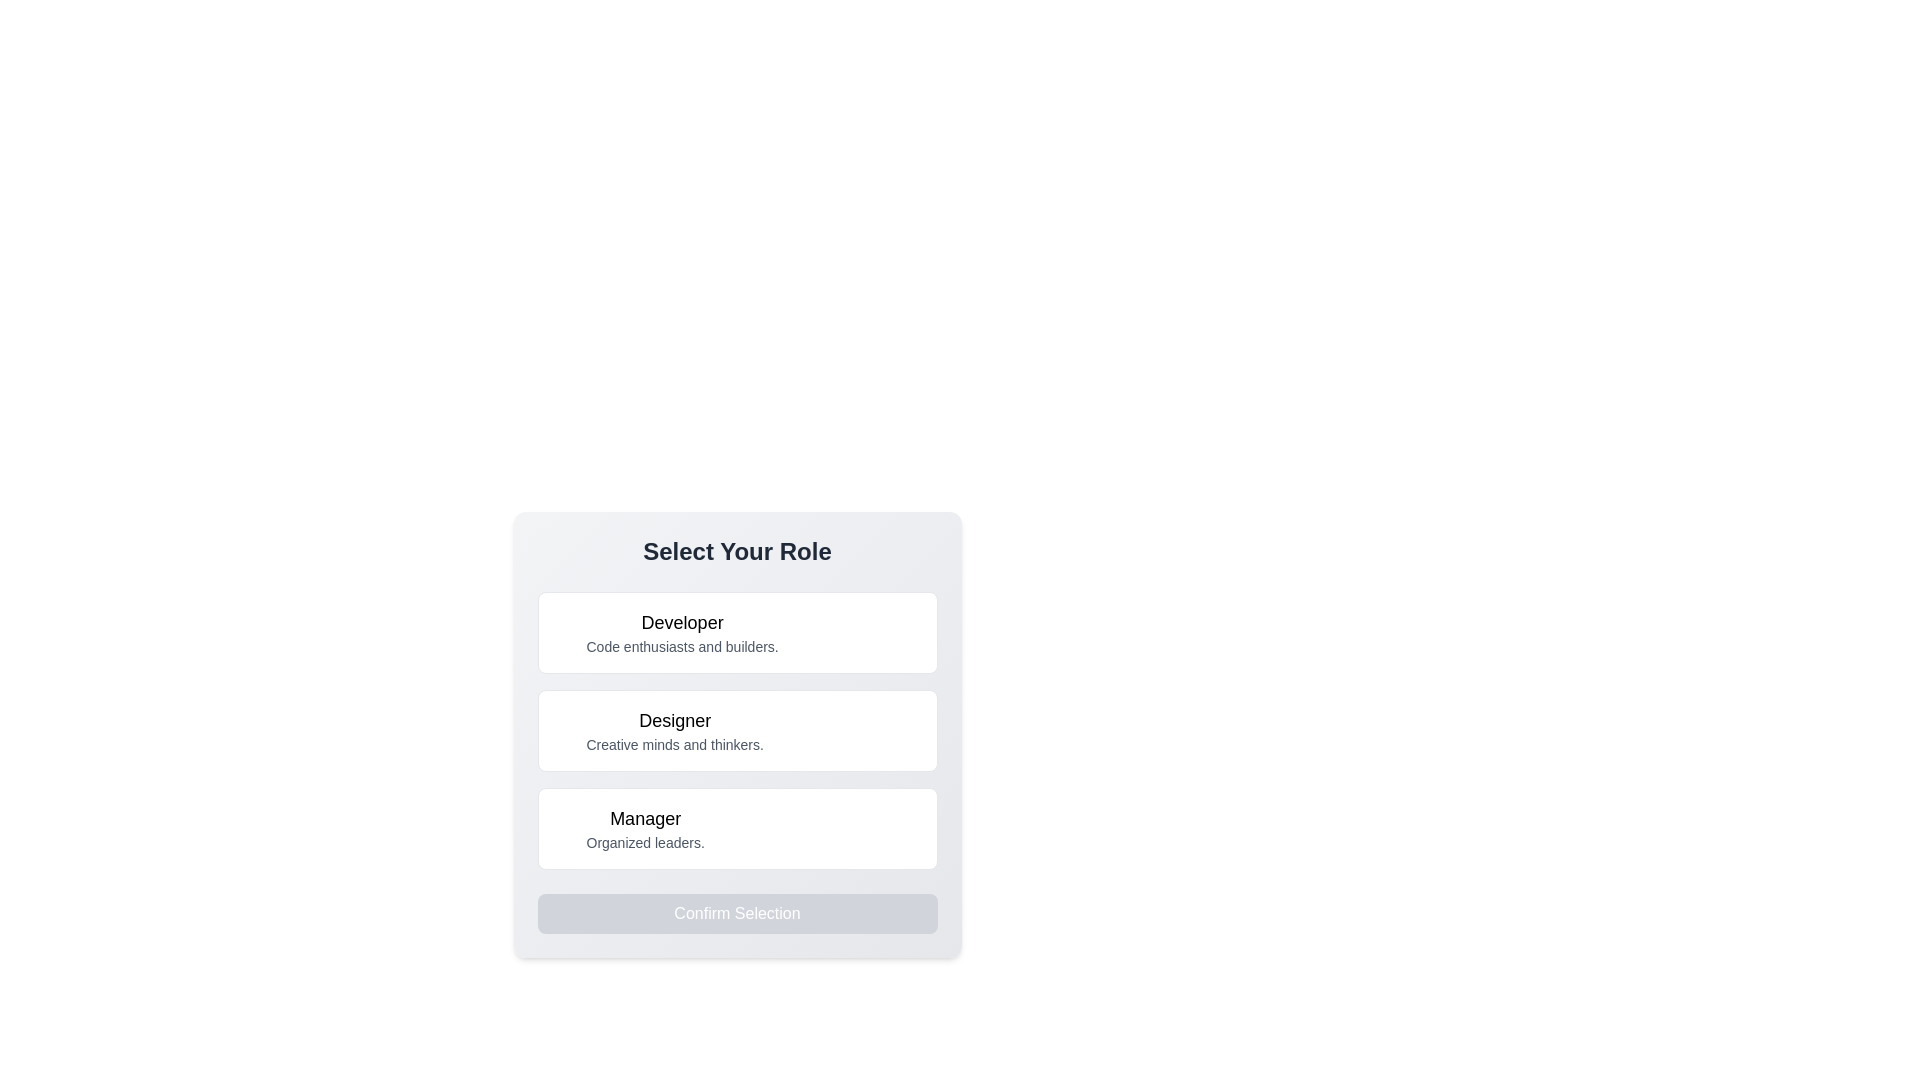 The width and height of the screenshot is (1920, 1080). Describe the element at coordinates (645, 843) in the screenshot. I see `the static text label displaying 'Organized leaders.' located below the heading 'Manager'` at that location.